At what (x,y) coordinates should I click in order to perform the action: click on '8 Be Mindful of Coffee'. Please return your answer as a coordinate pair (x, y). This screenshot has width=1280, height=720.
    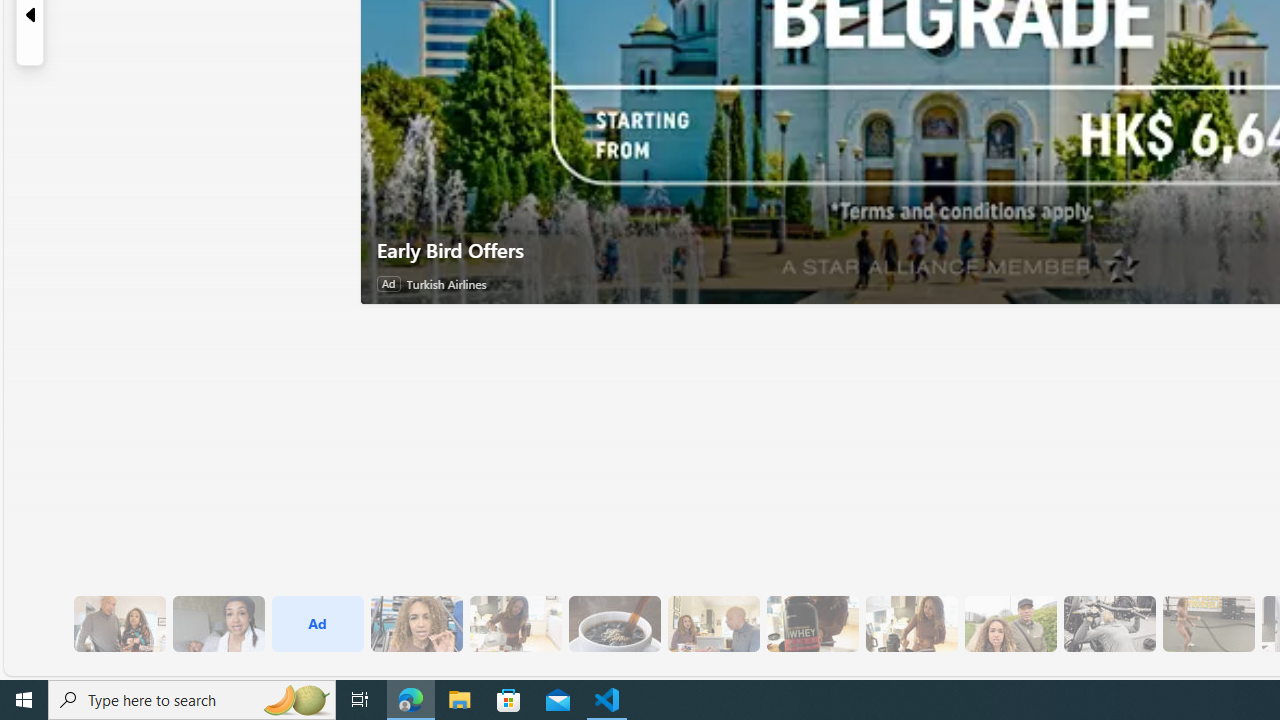
    Looking at the image, I should click on (613, 623).